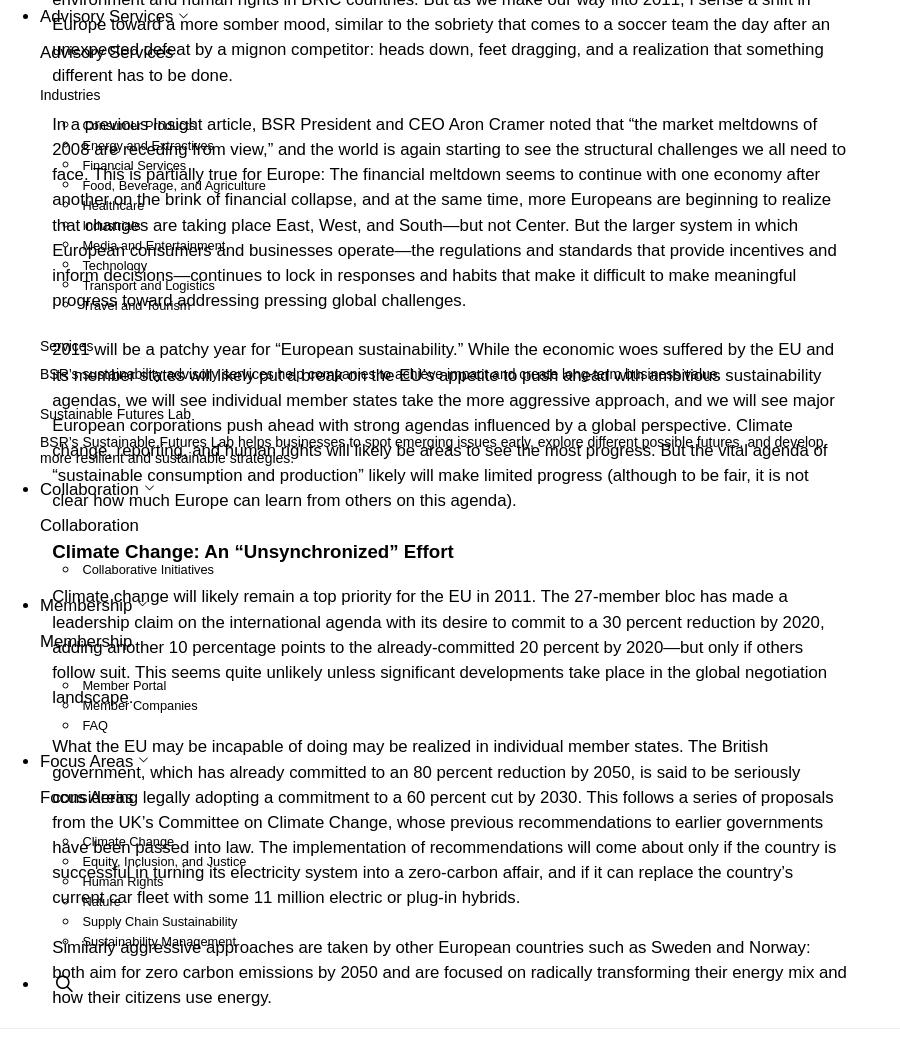  What do you see at coordinates (142, 544) in the screenshot?
I see `'Member Companies'` at bounding box center [142, 544].